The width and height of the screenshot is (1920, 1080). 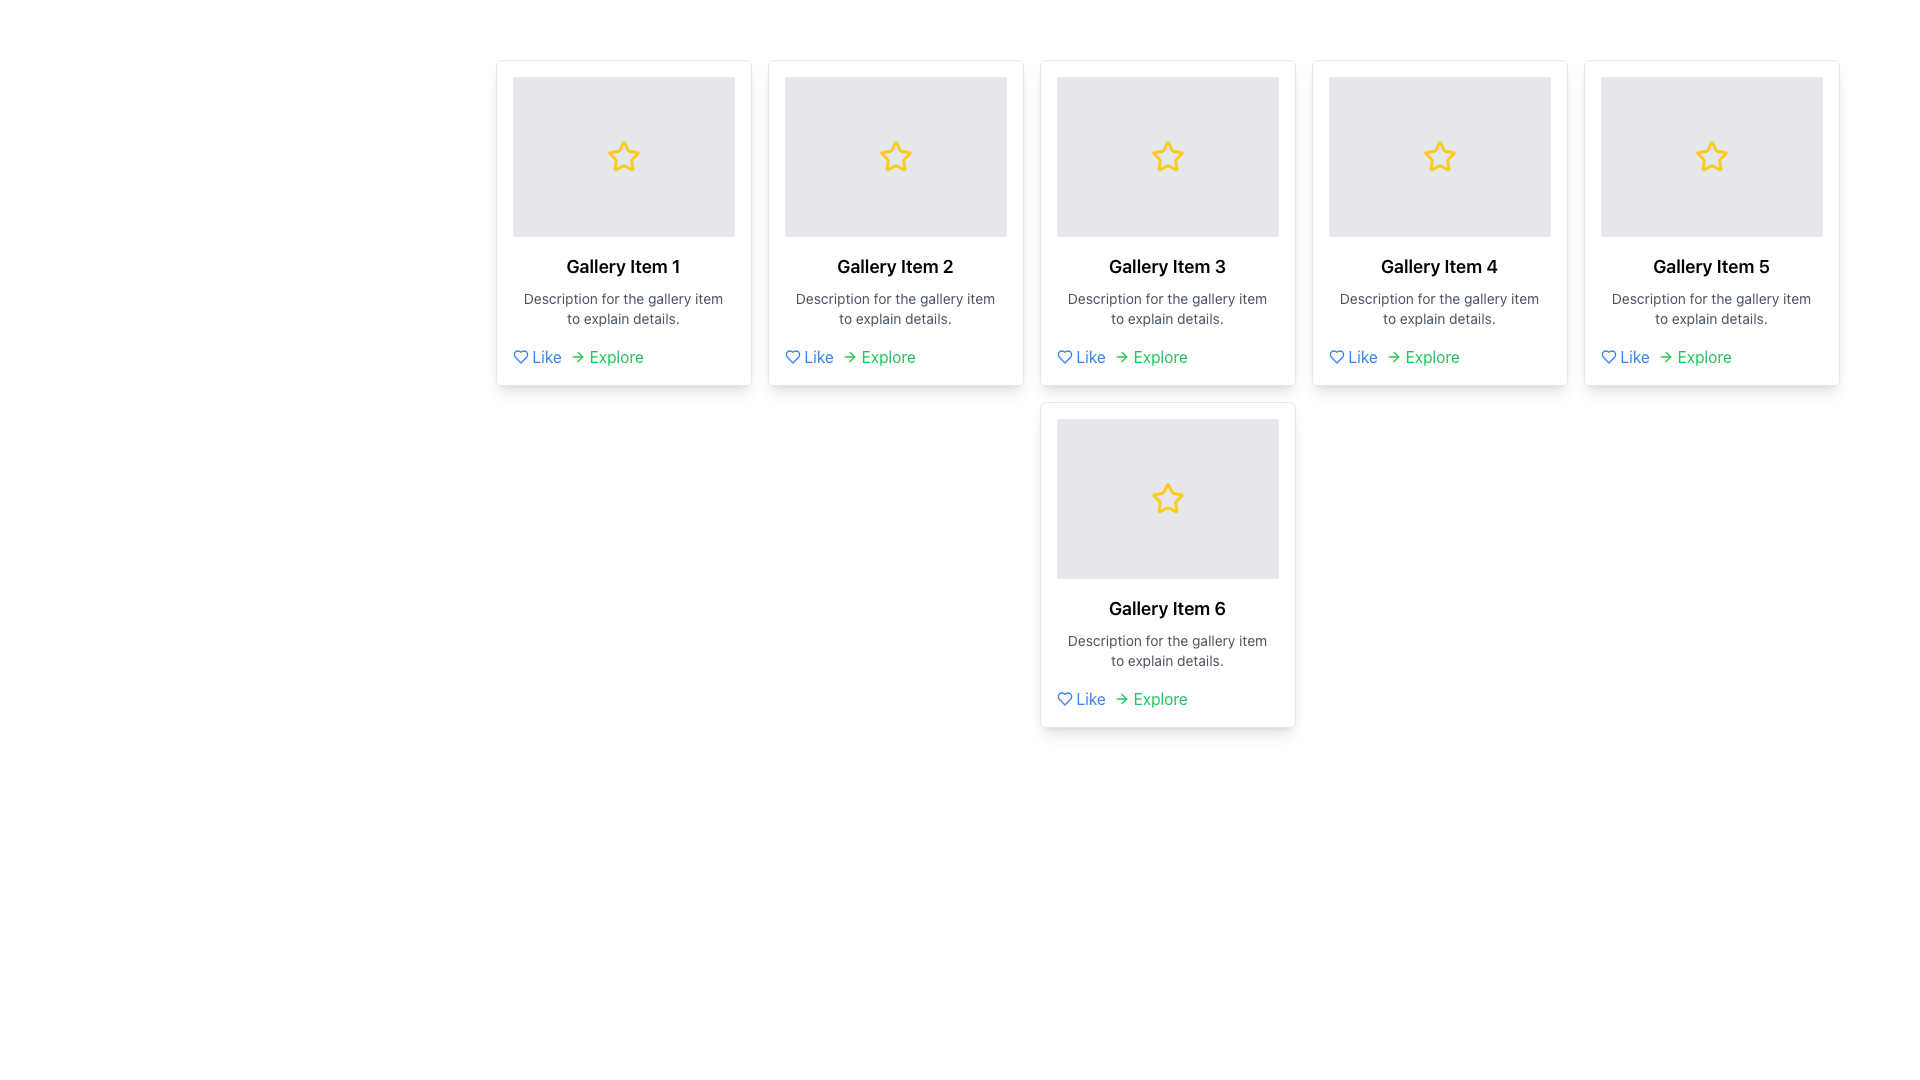 I want to click on the heart-shaped icon with a blue outline, which is part of the 'Like' label under Gallery Item 4, so click(x=1336, y=356).